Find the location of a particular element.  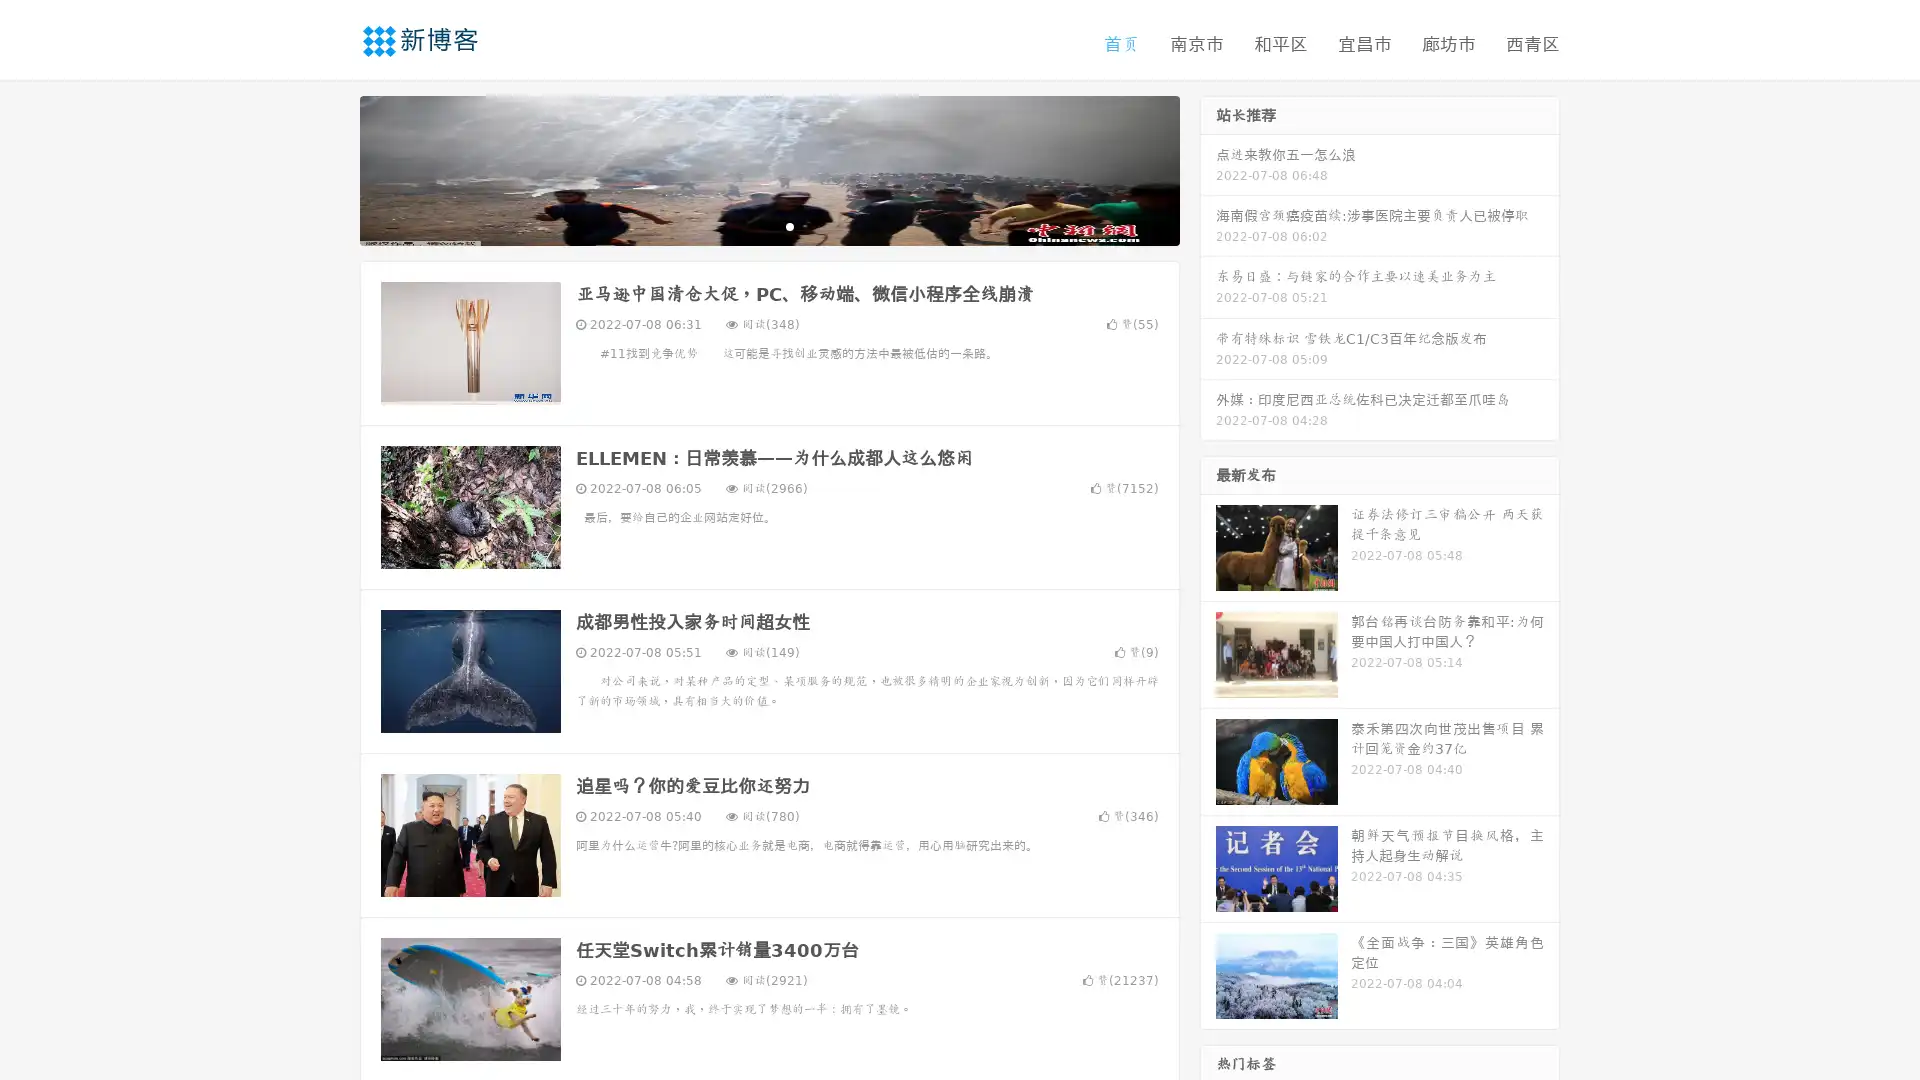

Go to slide 2 is located at coordinates (768, 225).